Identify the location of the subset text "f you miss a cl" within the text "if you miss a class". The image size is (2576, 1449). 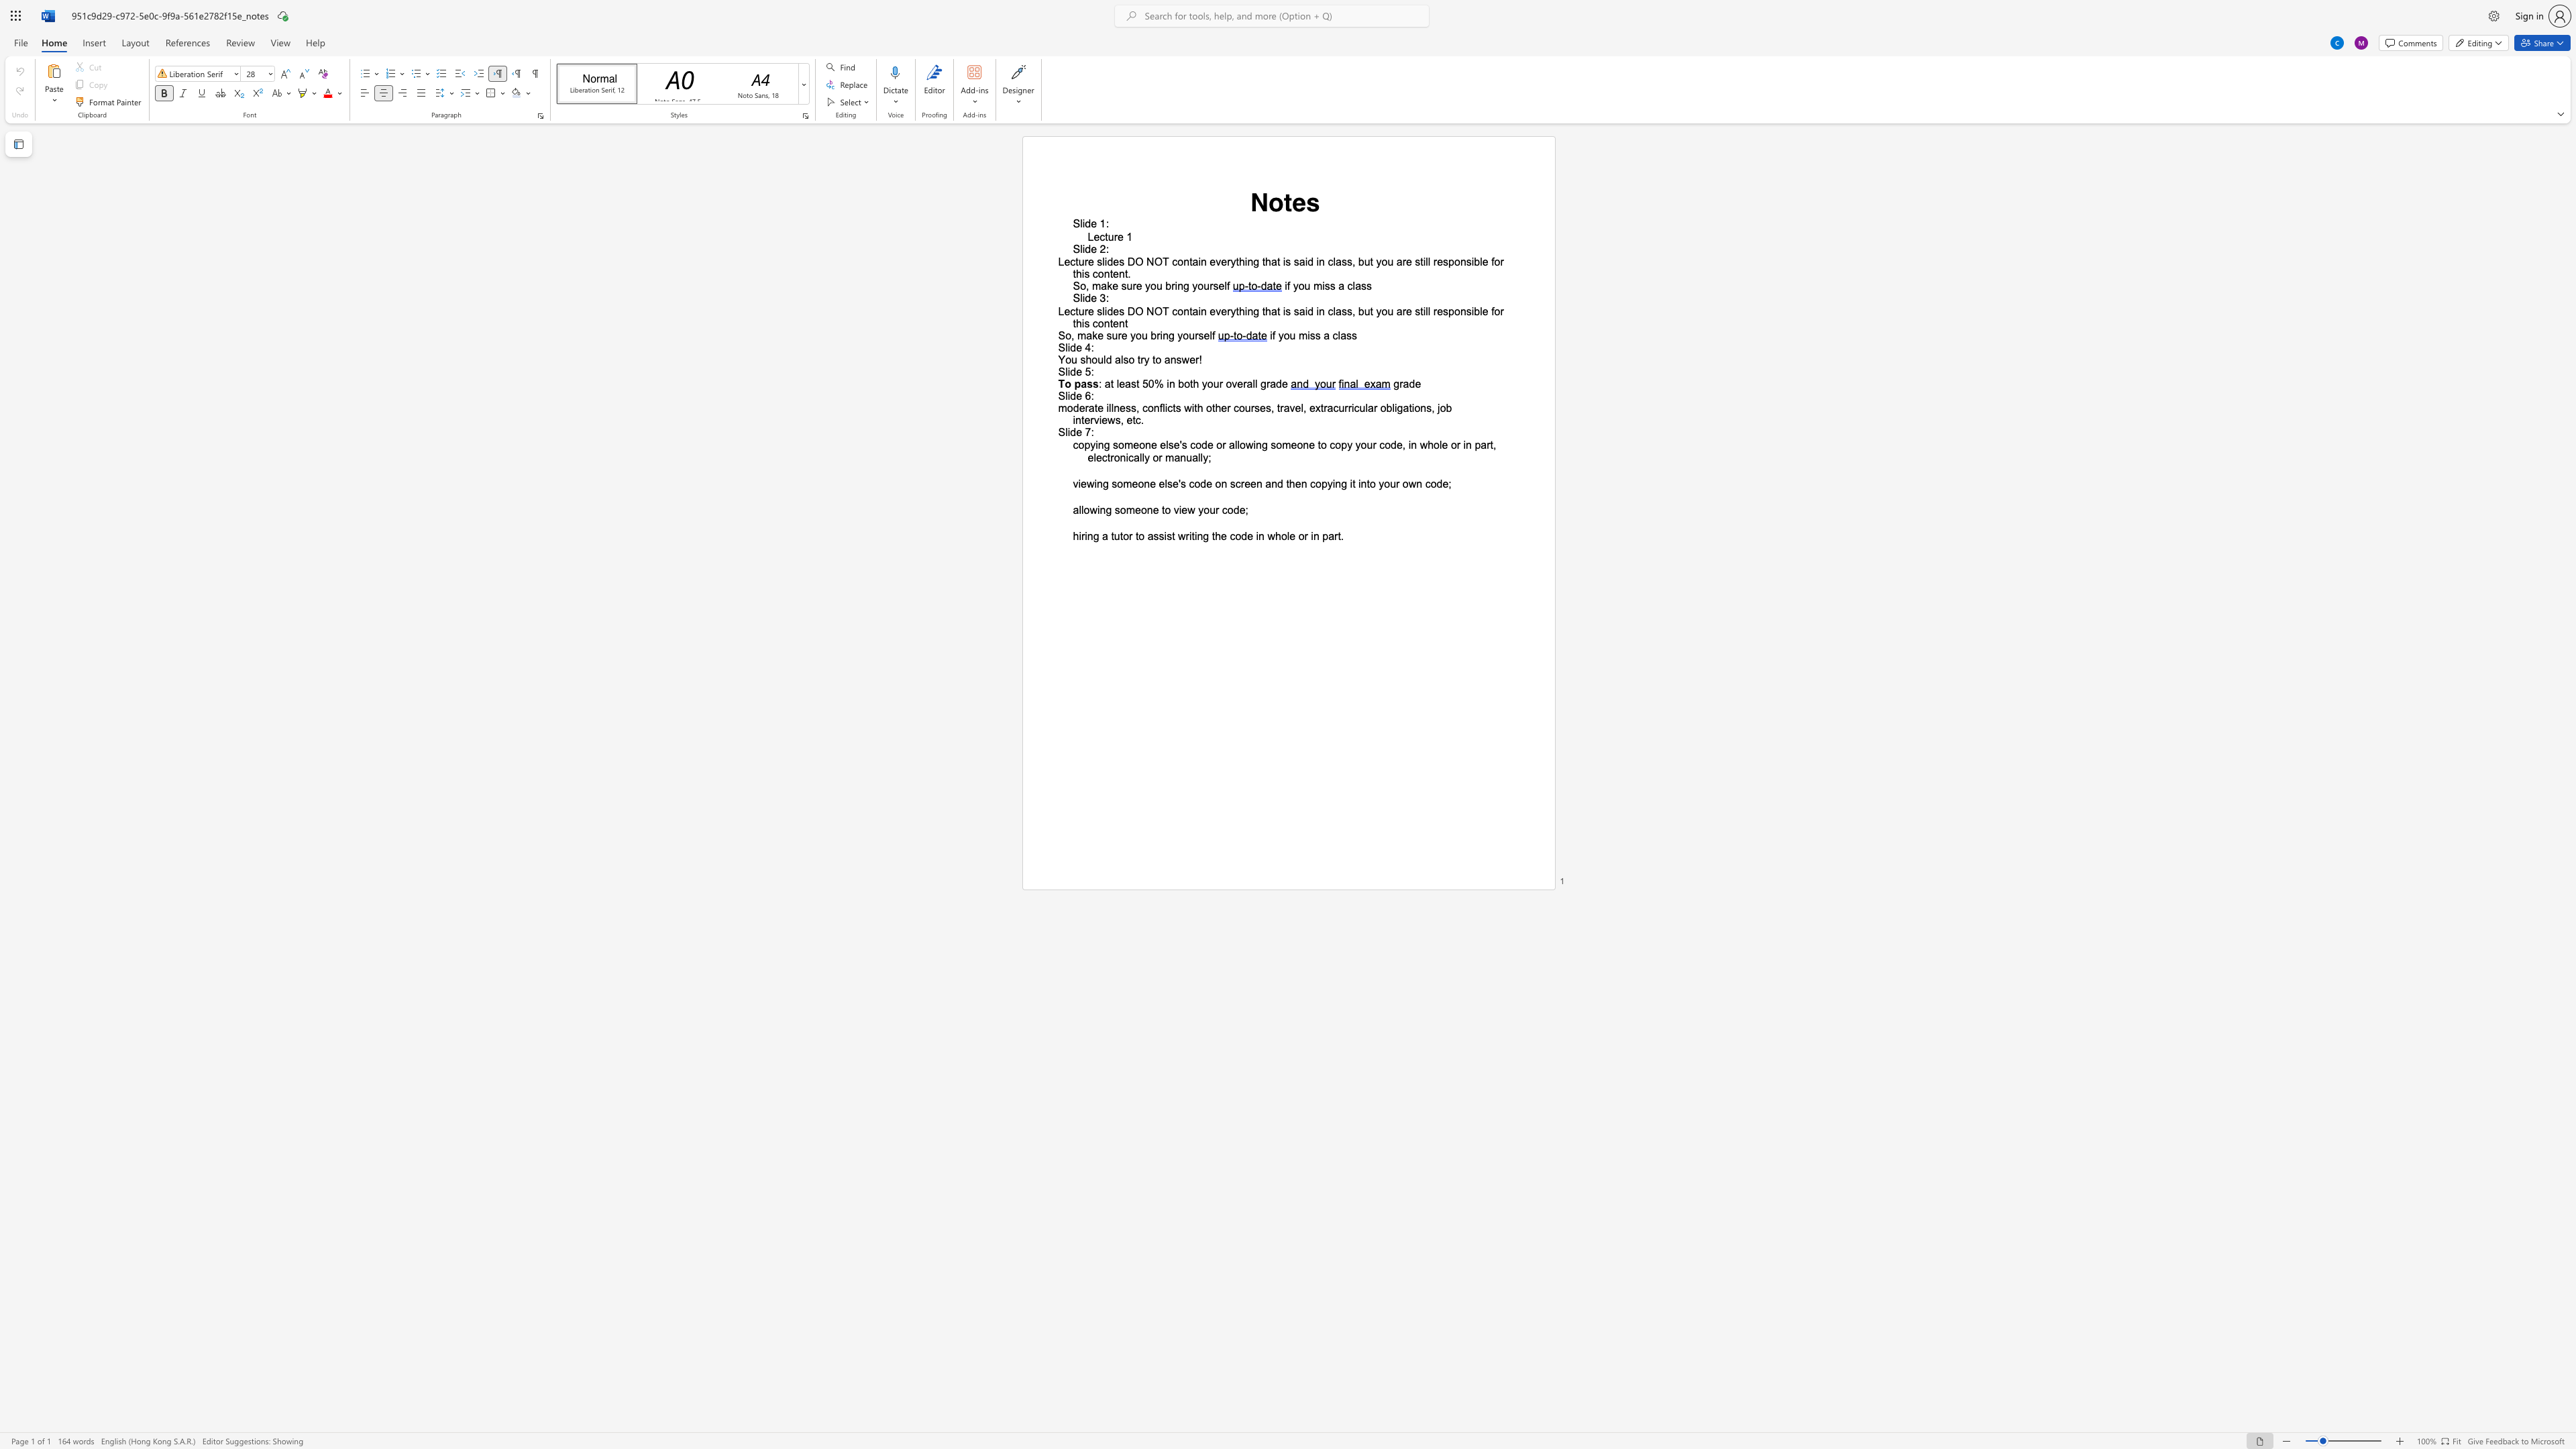
(1271, 335).